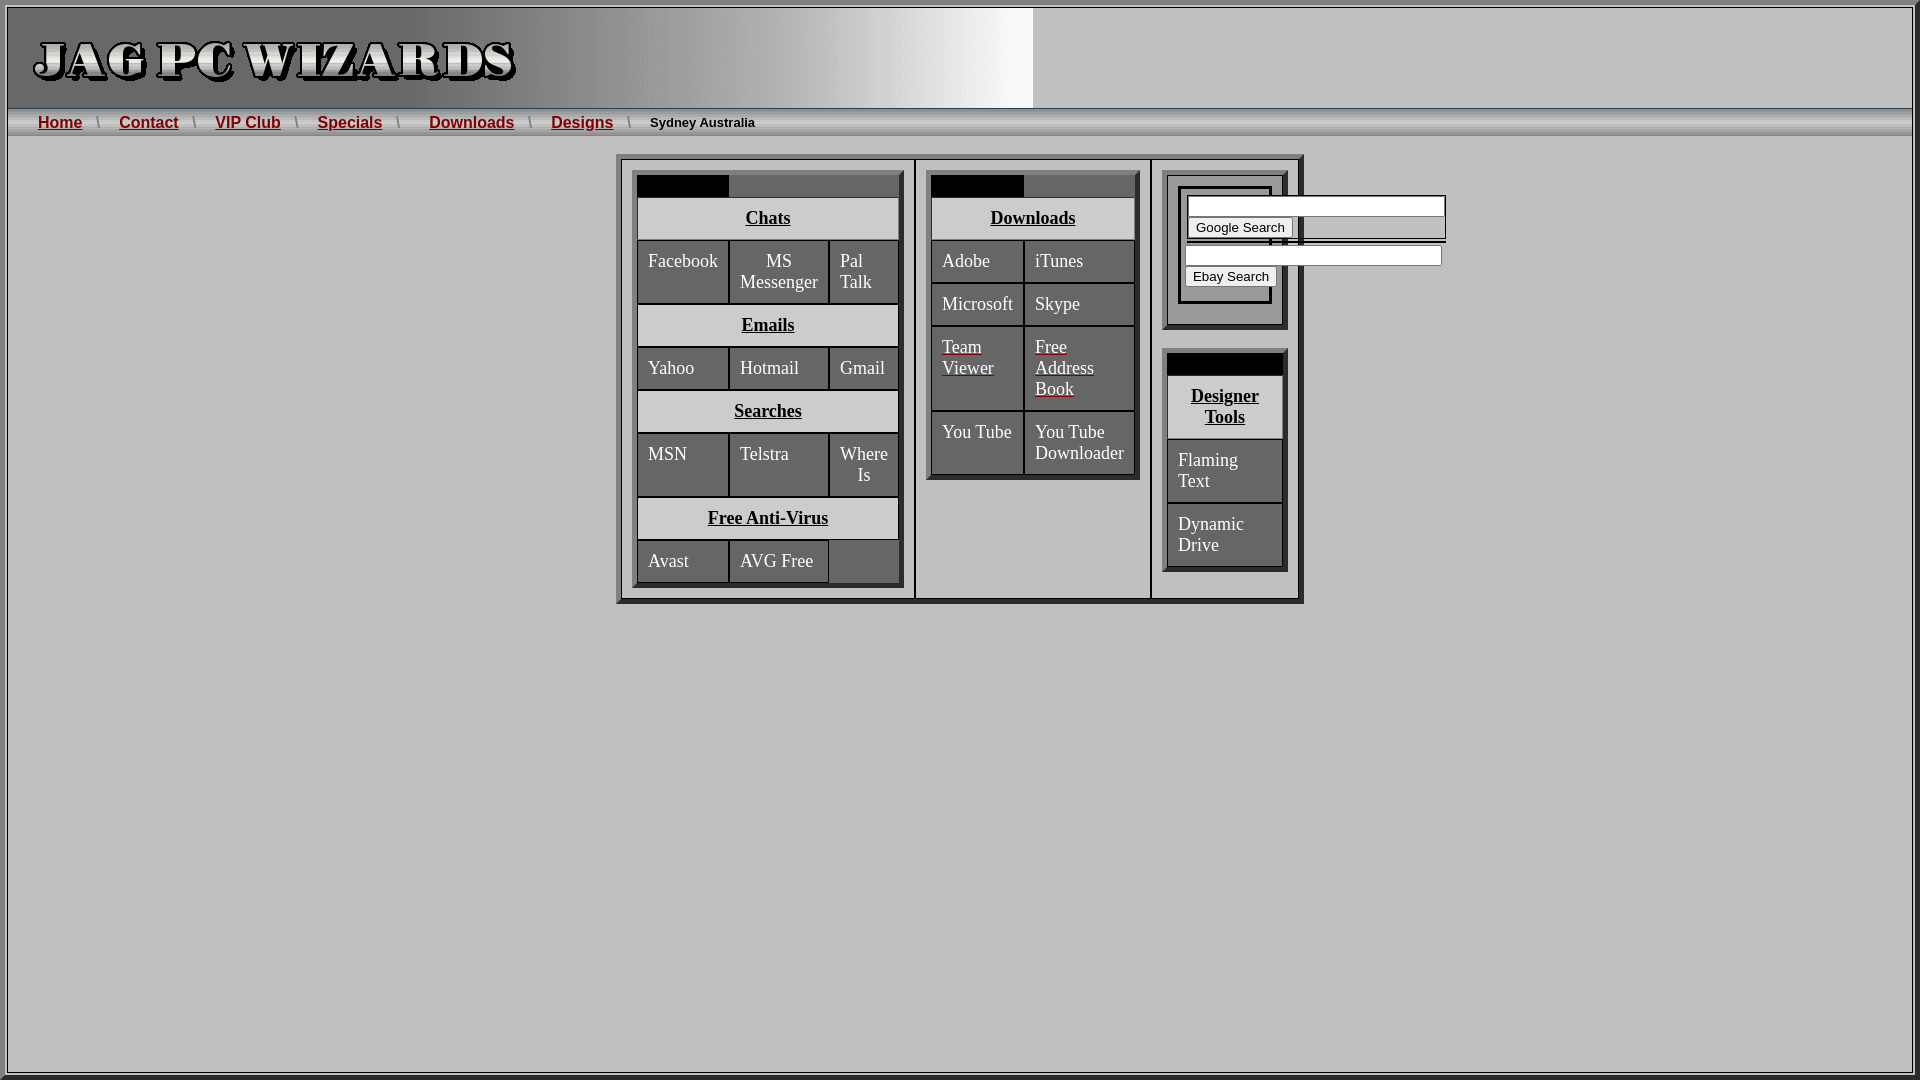 The width and height of the screenshot is (1920, 1080). I want to click on 'Gmail', so click(862, 368).